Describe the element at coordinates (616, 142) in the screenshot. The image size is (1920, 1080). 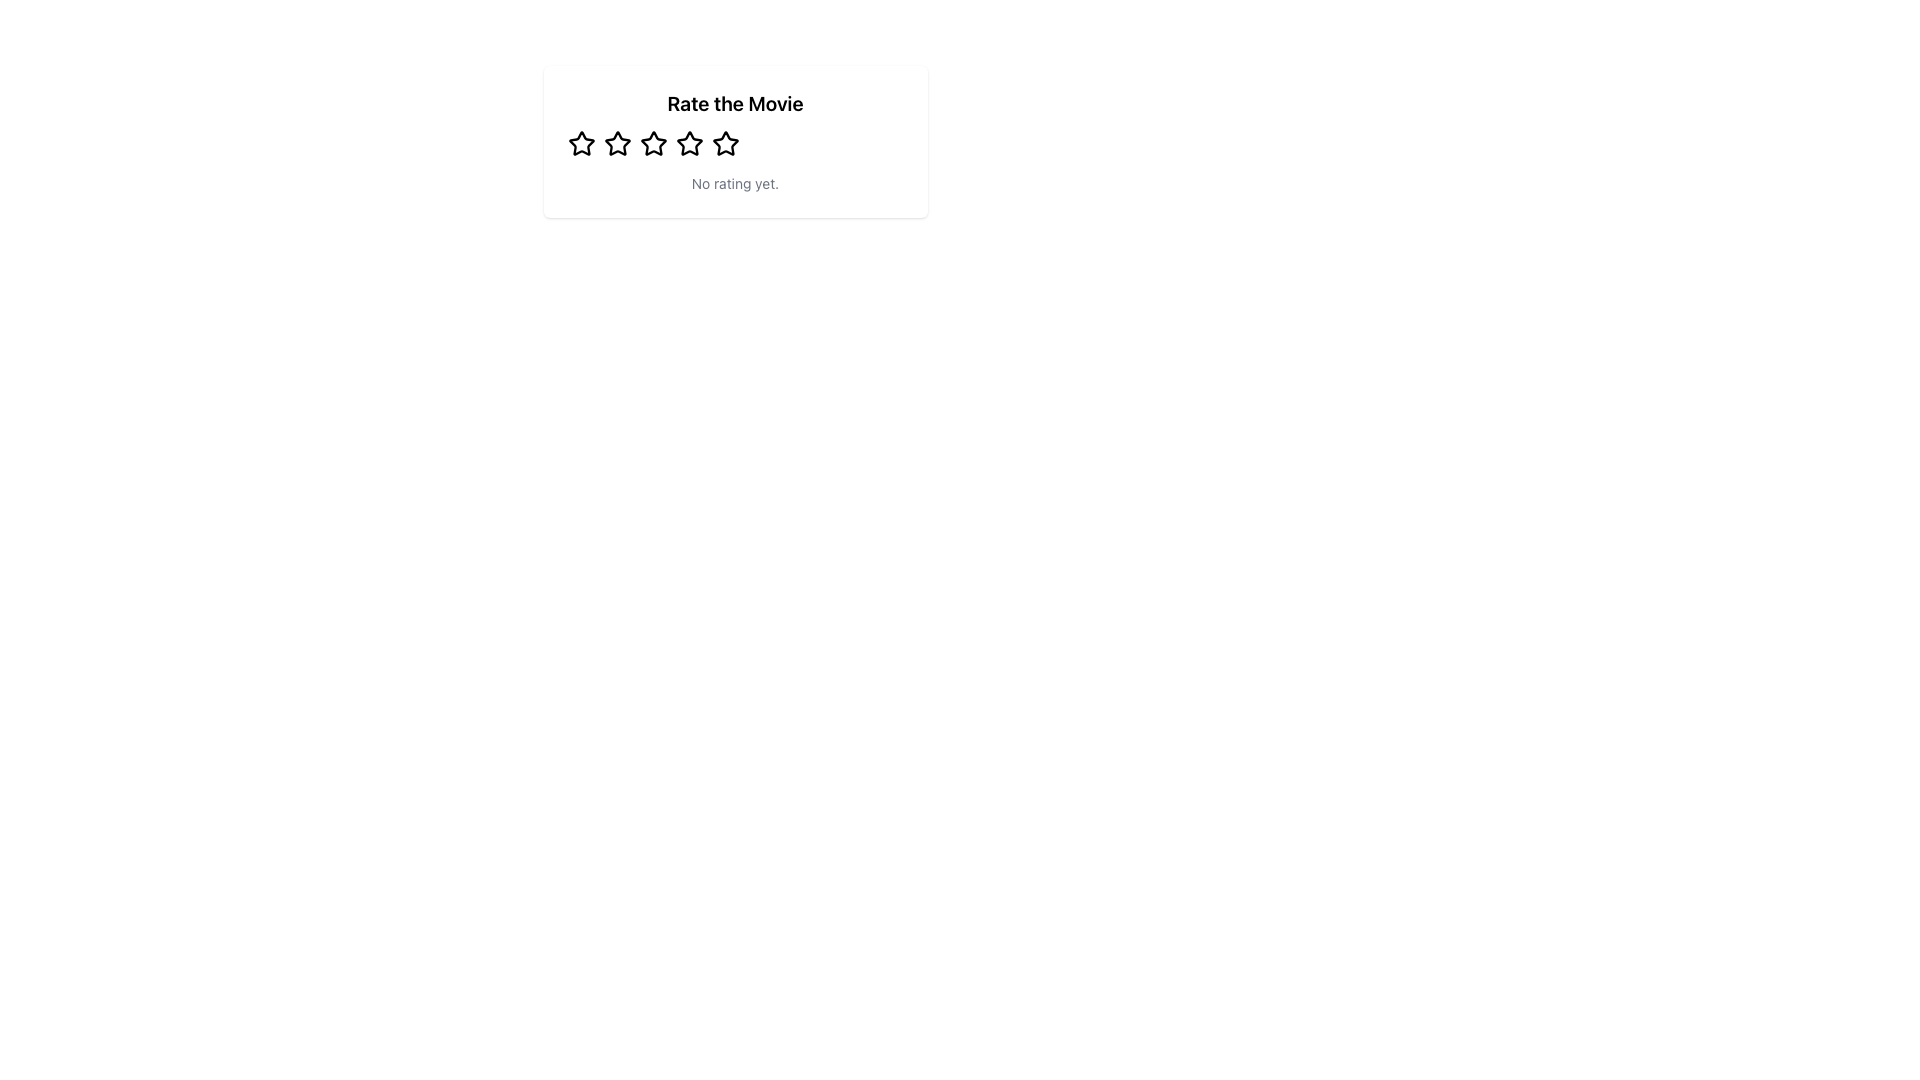
I see `the first star-shaped rating icon` at that location.